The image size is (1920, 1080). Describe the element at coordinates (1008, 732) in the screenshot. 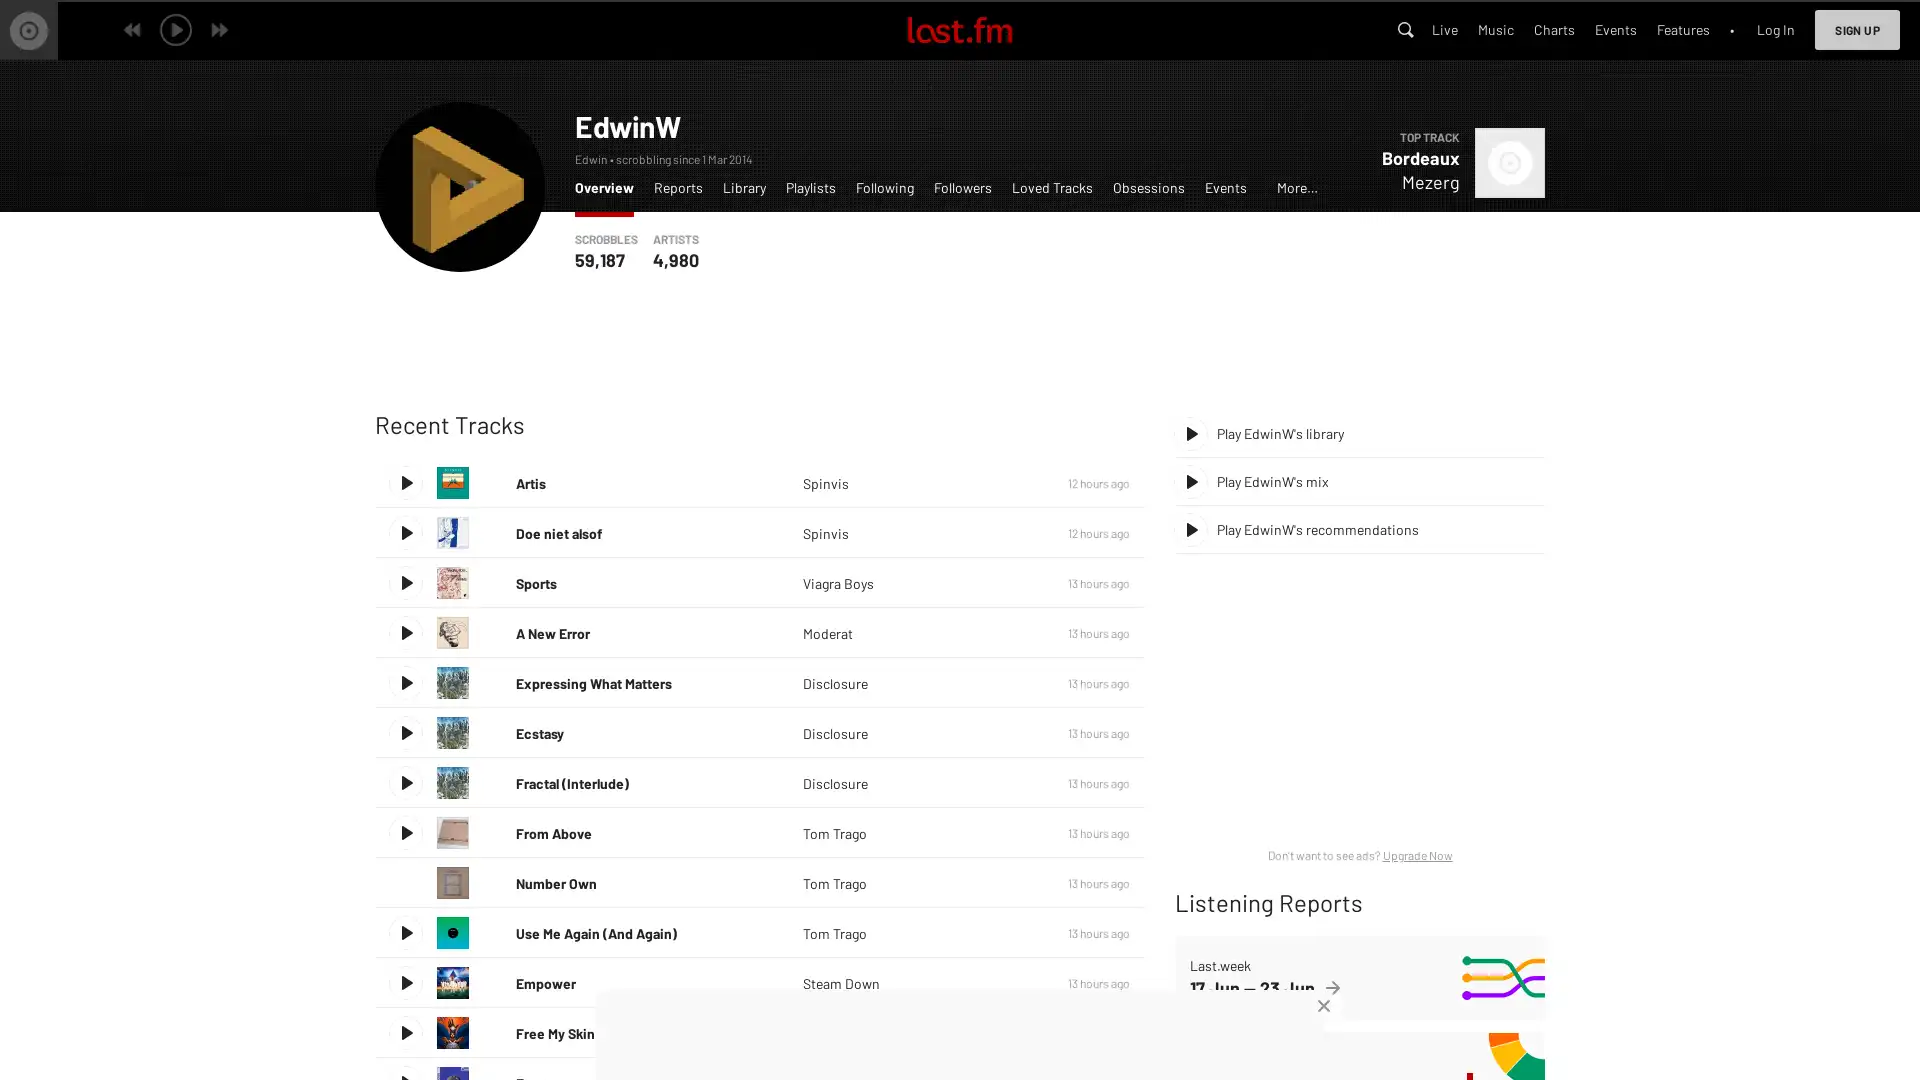

I see `More` at that location.